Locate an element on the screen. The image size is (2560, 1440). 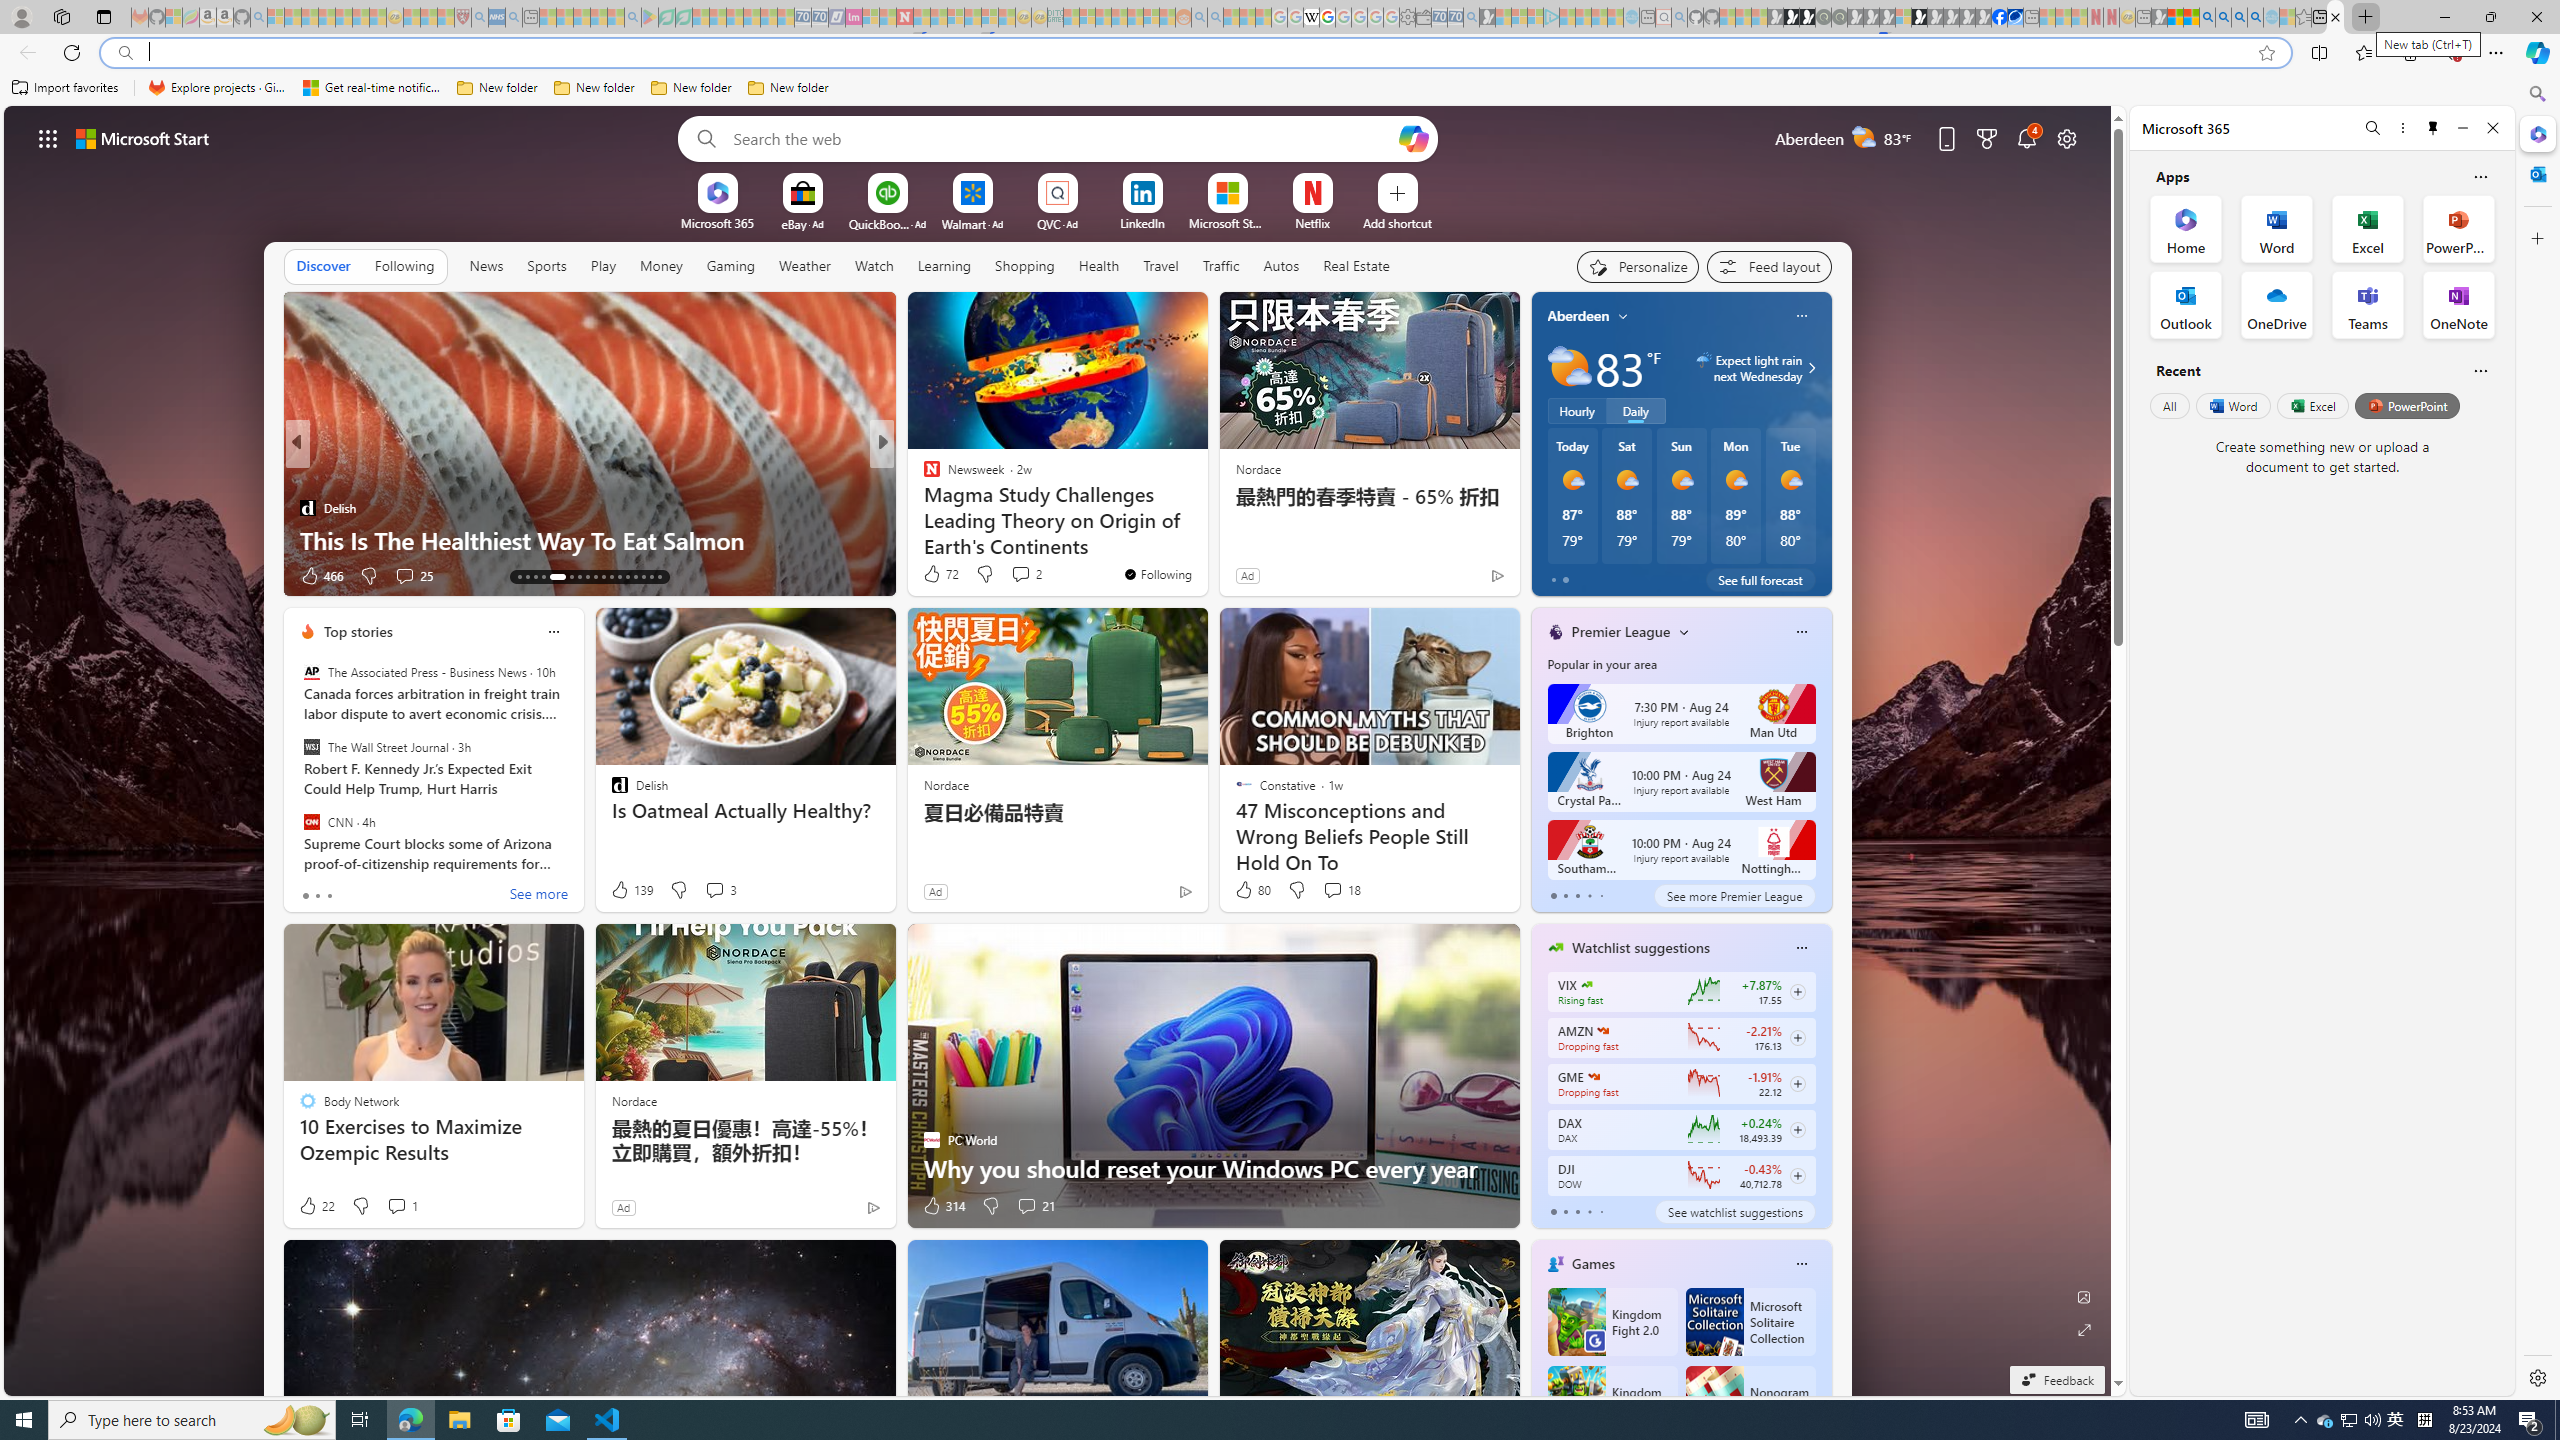
'Import favorites' is located at coordinates (65, 87).